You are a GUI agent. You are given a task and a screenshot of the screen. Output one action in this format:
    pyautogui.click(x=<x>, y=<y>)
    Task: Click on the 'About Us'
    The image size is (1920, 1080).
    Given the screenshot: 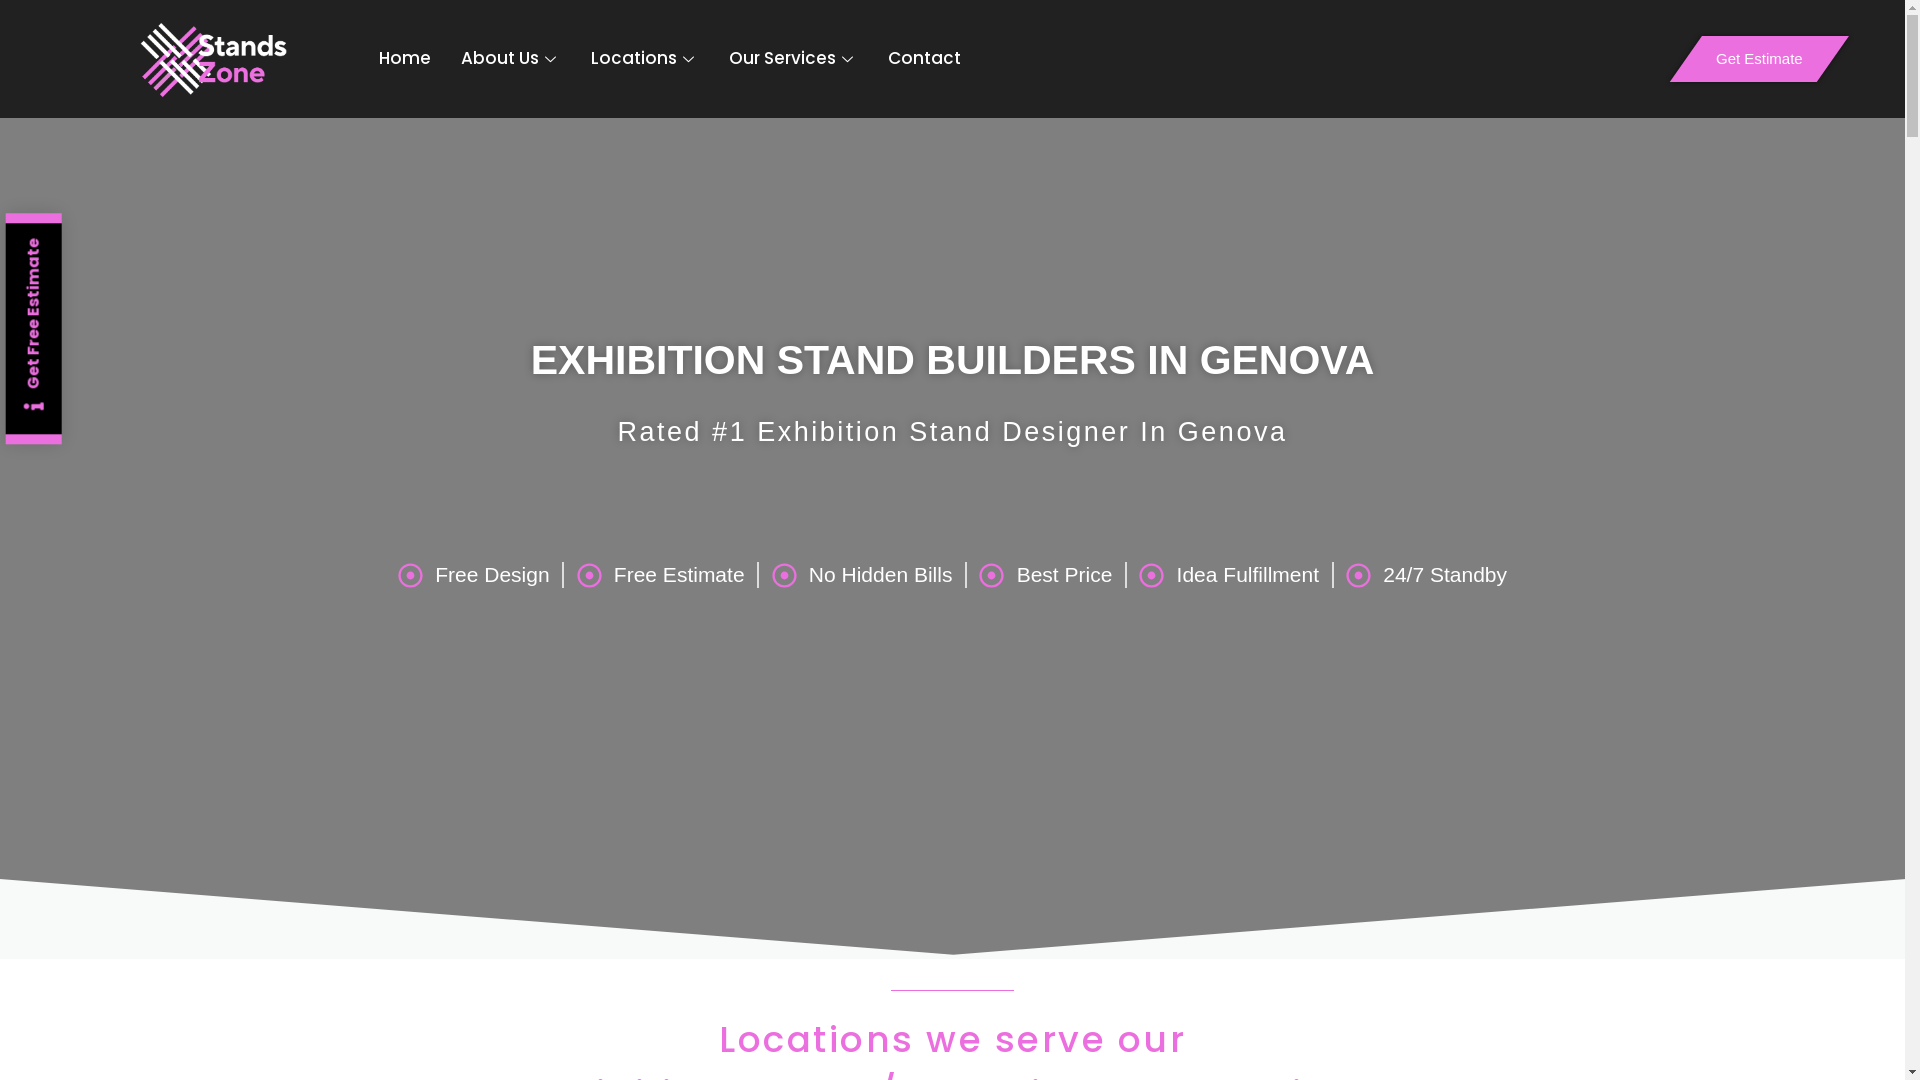 What is the action you would take?
    pyautogui.click(x=510, y=57)
    